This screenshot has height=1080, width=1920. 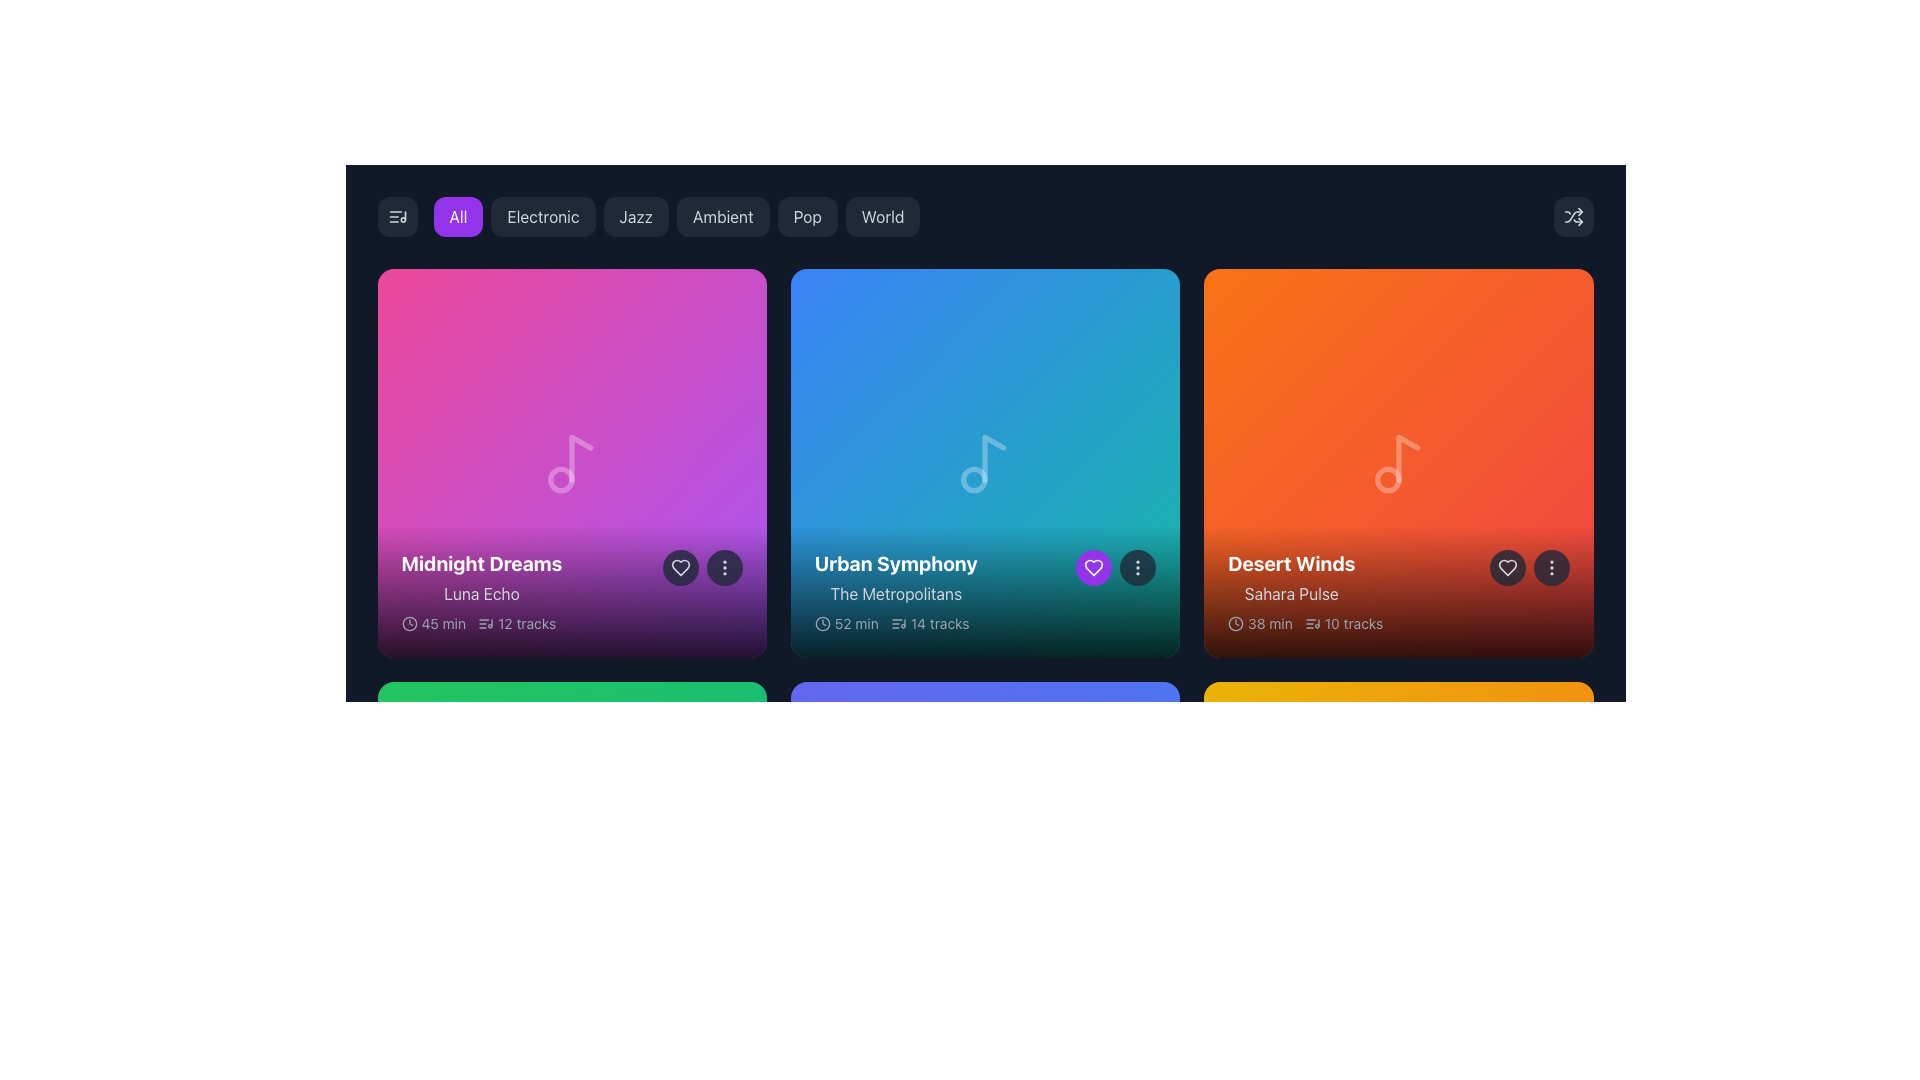 I want to click on the first button on the navigation bar that toggles or displays the music list or playlist view, so click(x=397, y=216).